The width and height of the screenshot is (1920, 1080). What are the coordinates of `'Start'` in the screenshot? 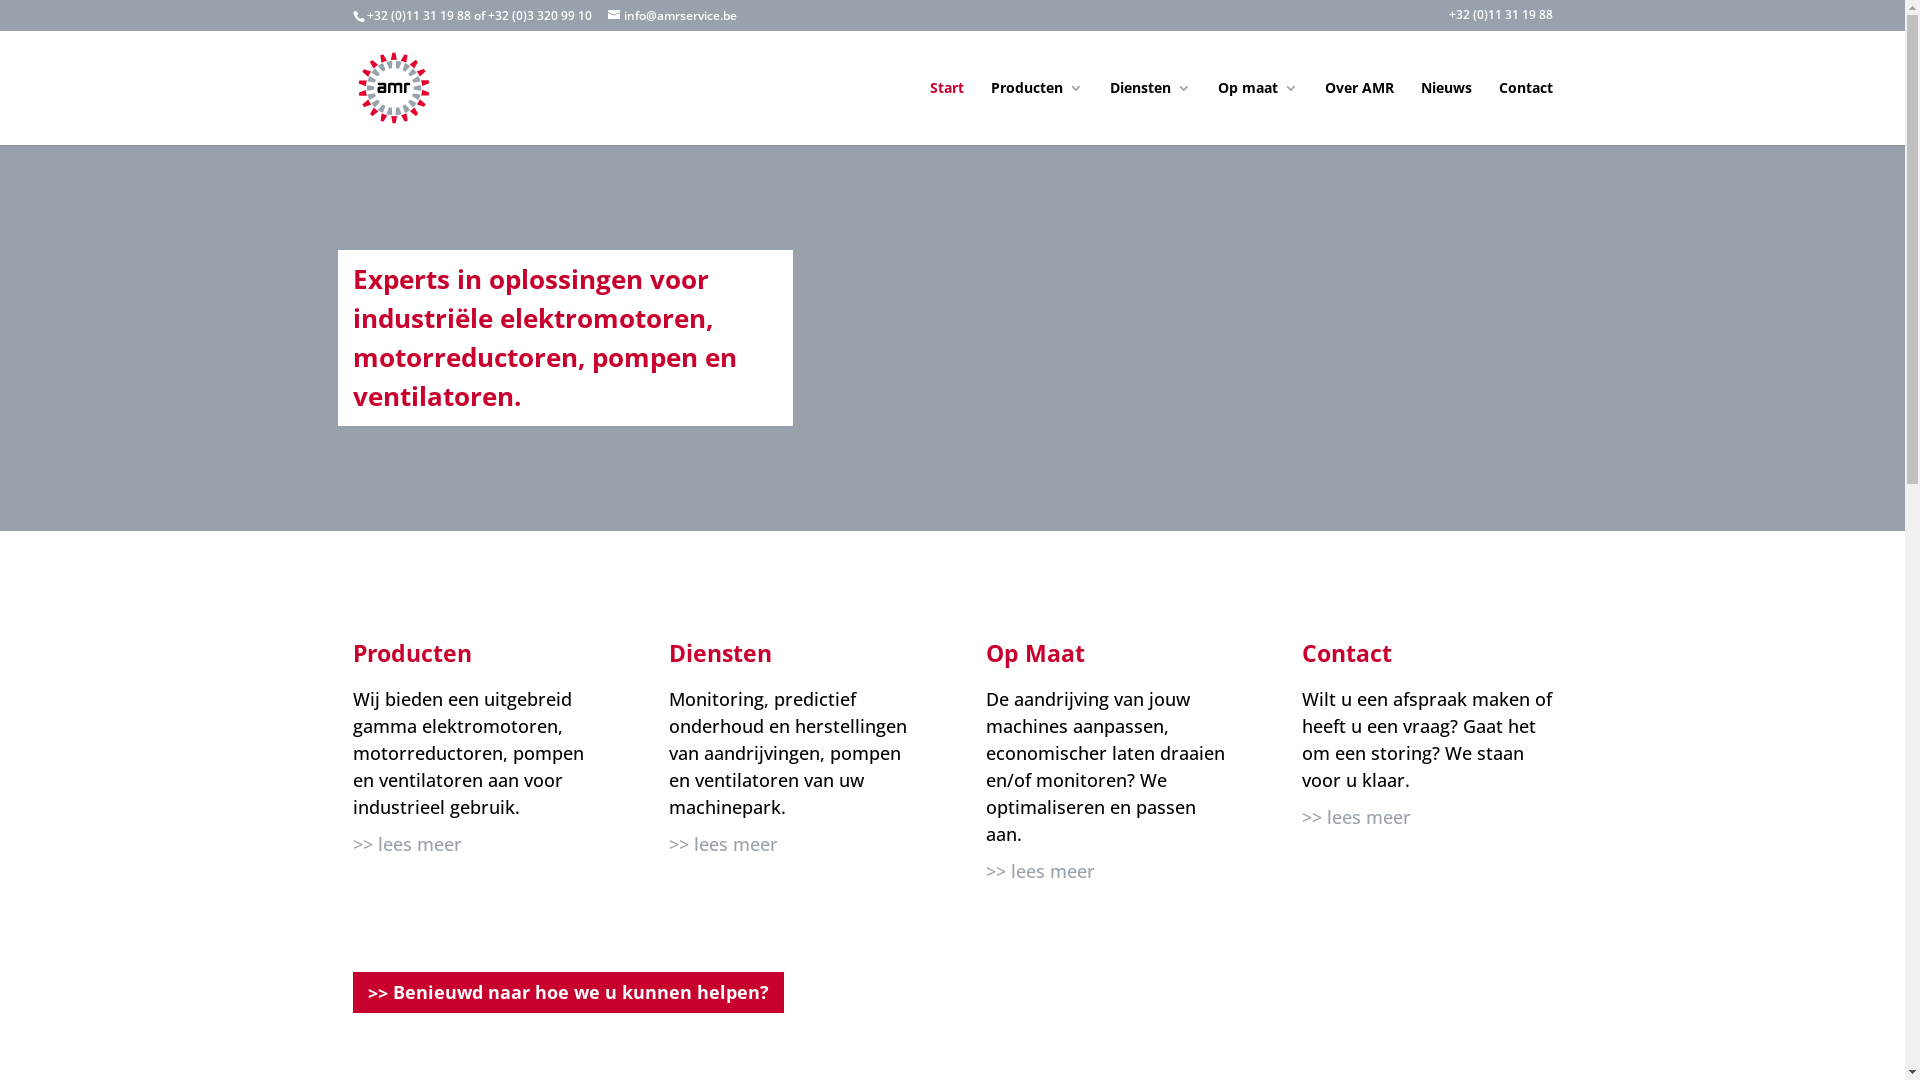 It's located at (945, 112).